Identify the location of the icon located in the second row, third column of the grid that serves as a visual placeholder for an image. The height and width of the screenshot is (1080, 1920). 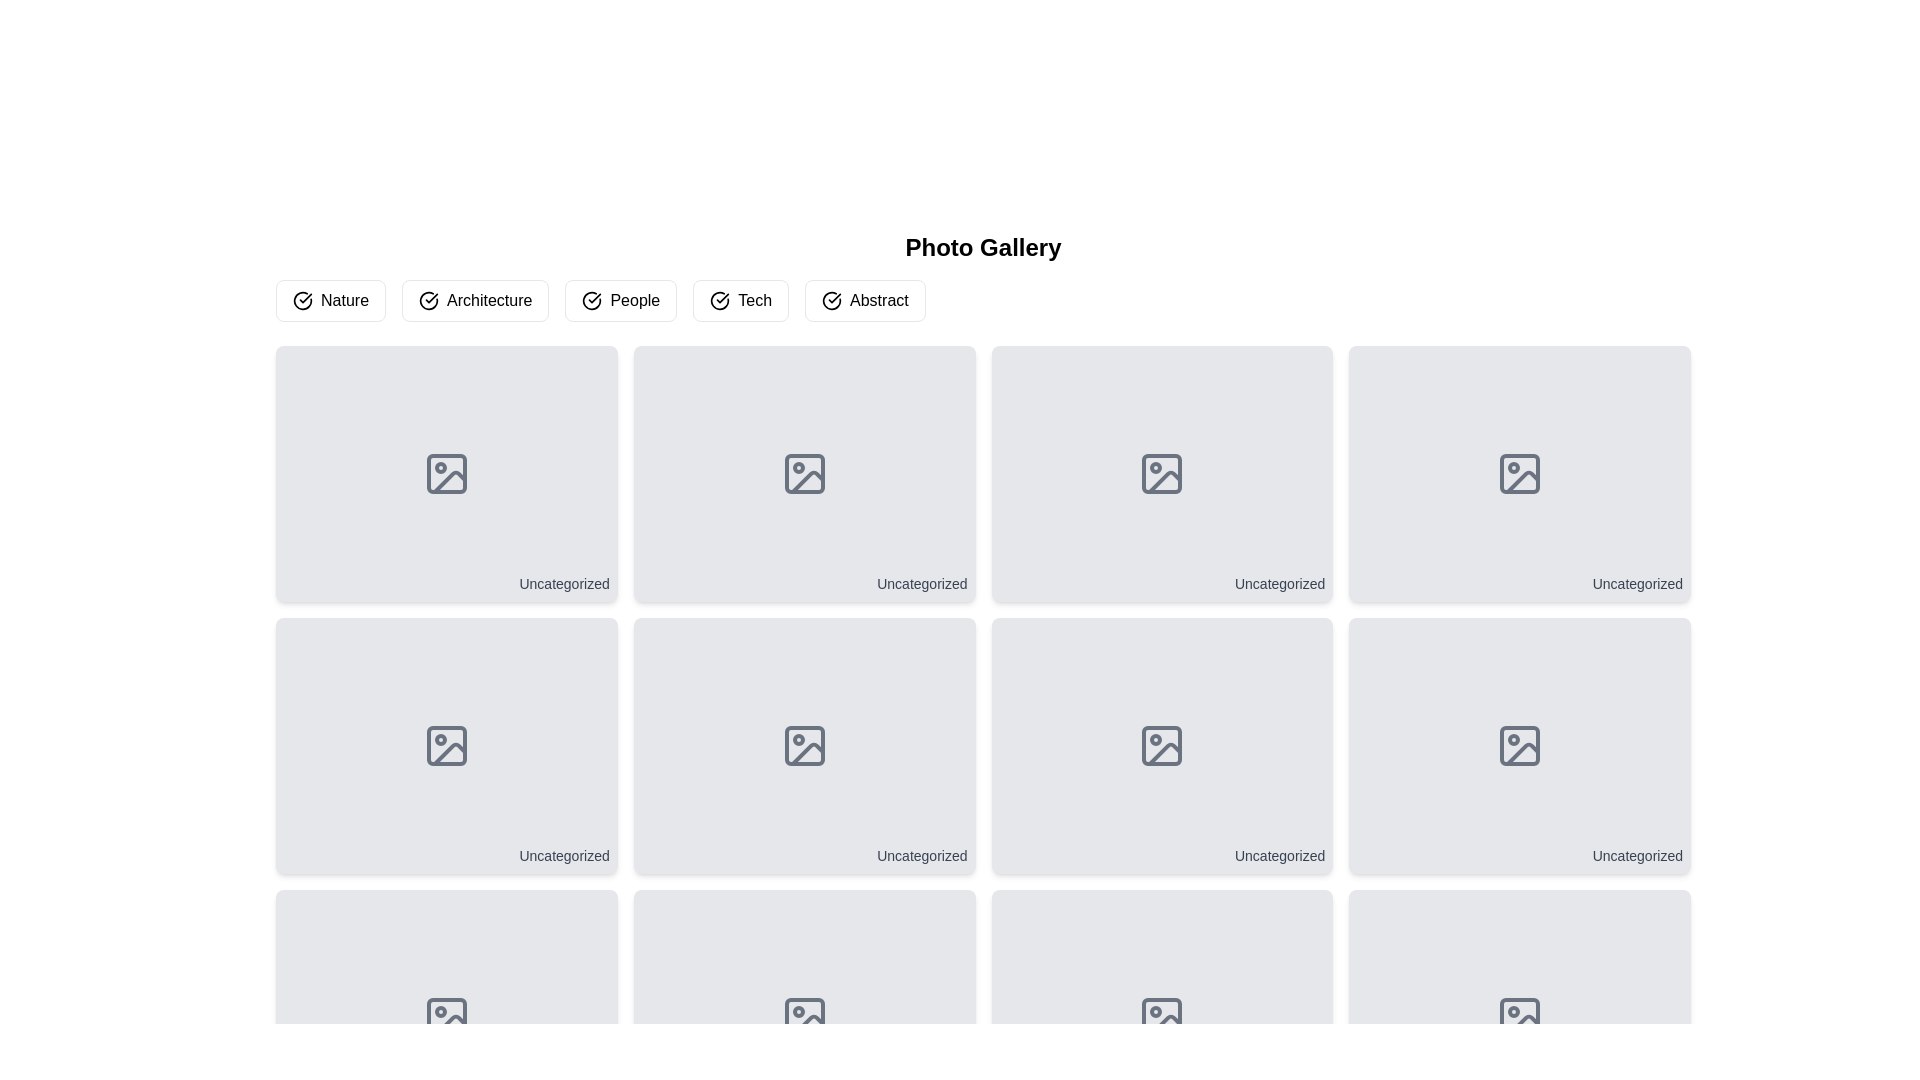
(445, 745).